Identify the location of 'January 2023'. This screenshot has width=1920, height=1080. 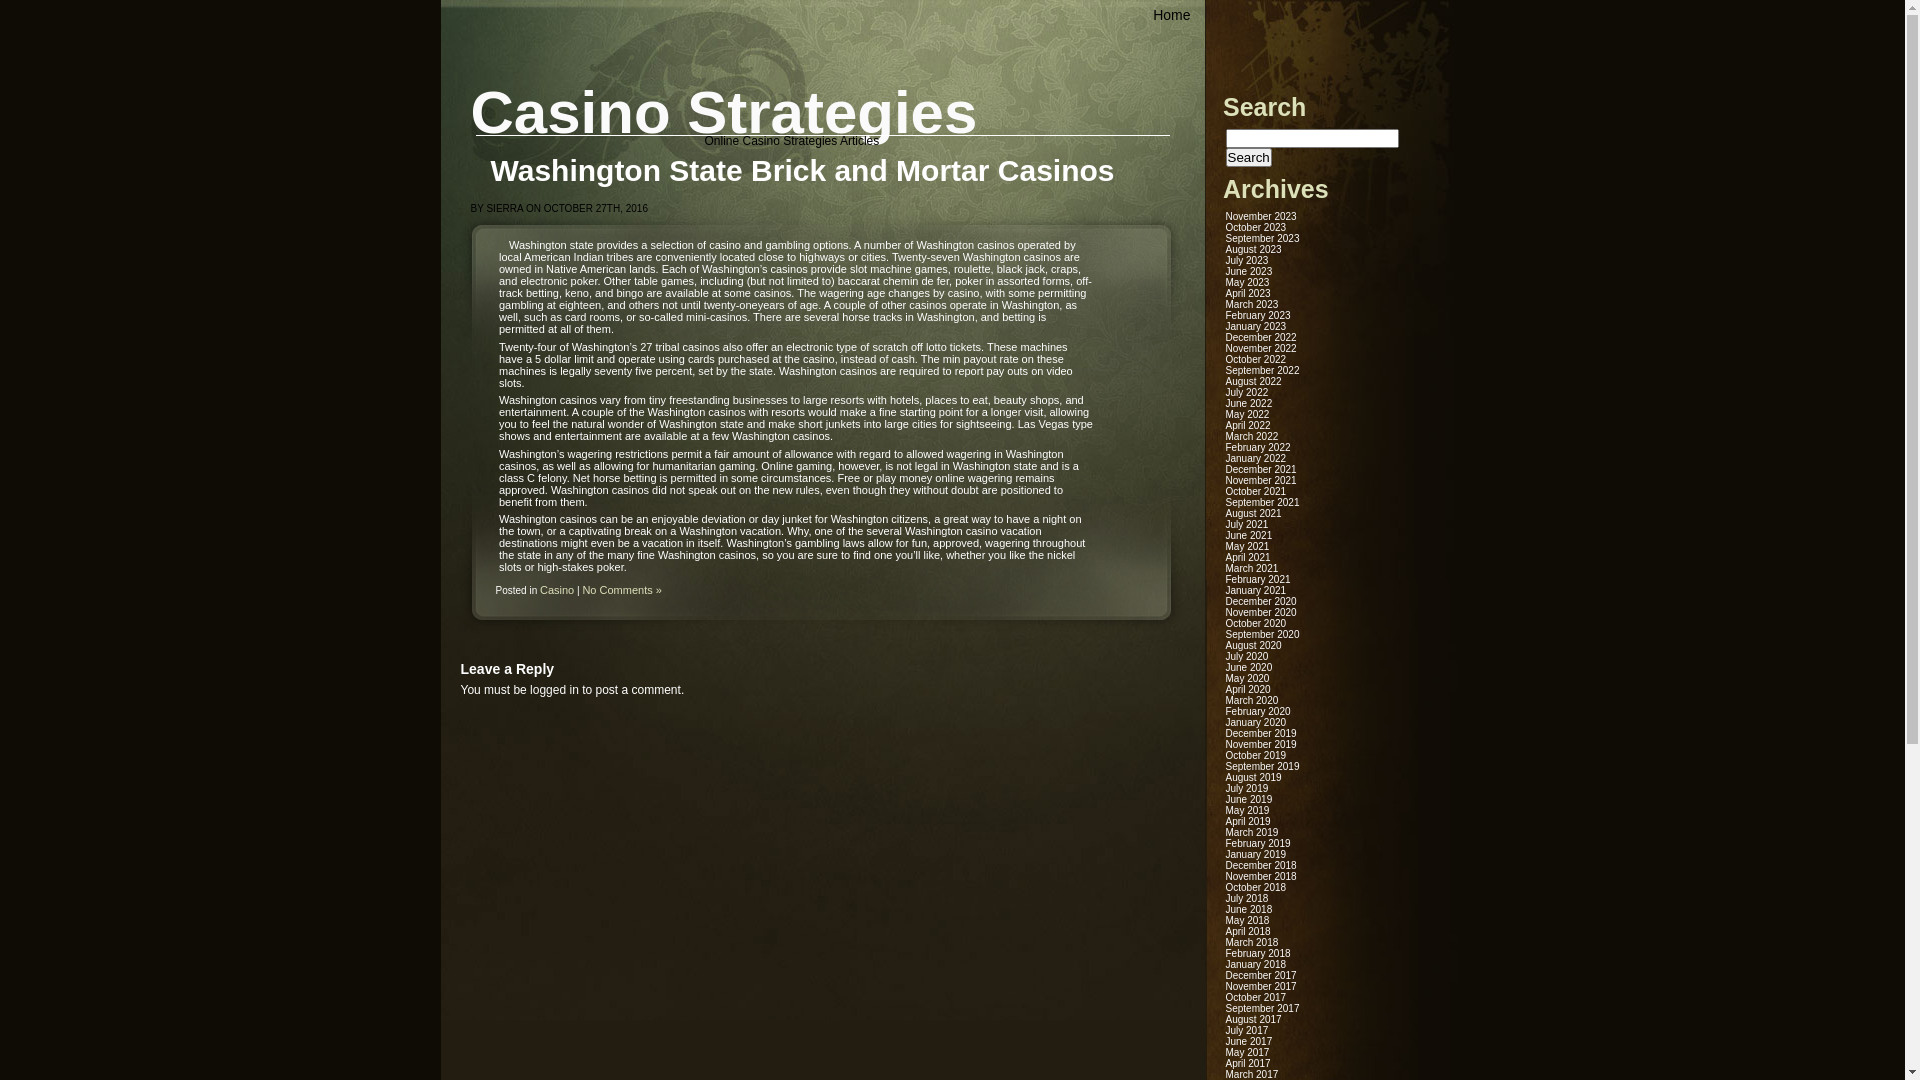
(1255, 325).